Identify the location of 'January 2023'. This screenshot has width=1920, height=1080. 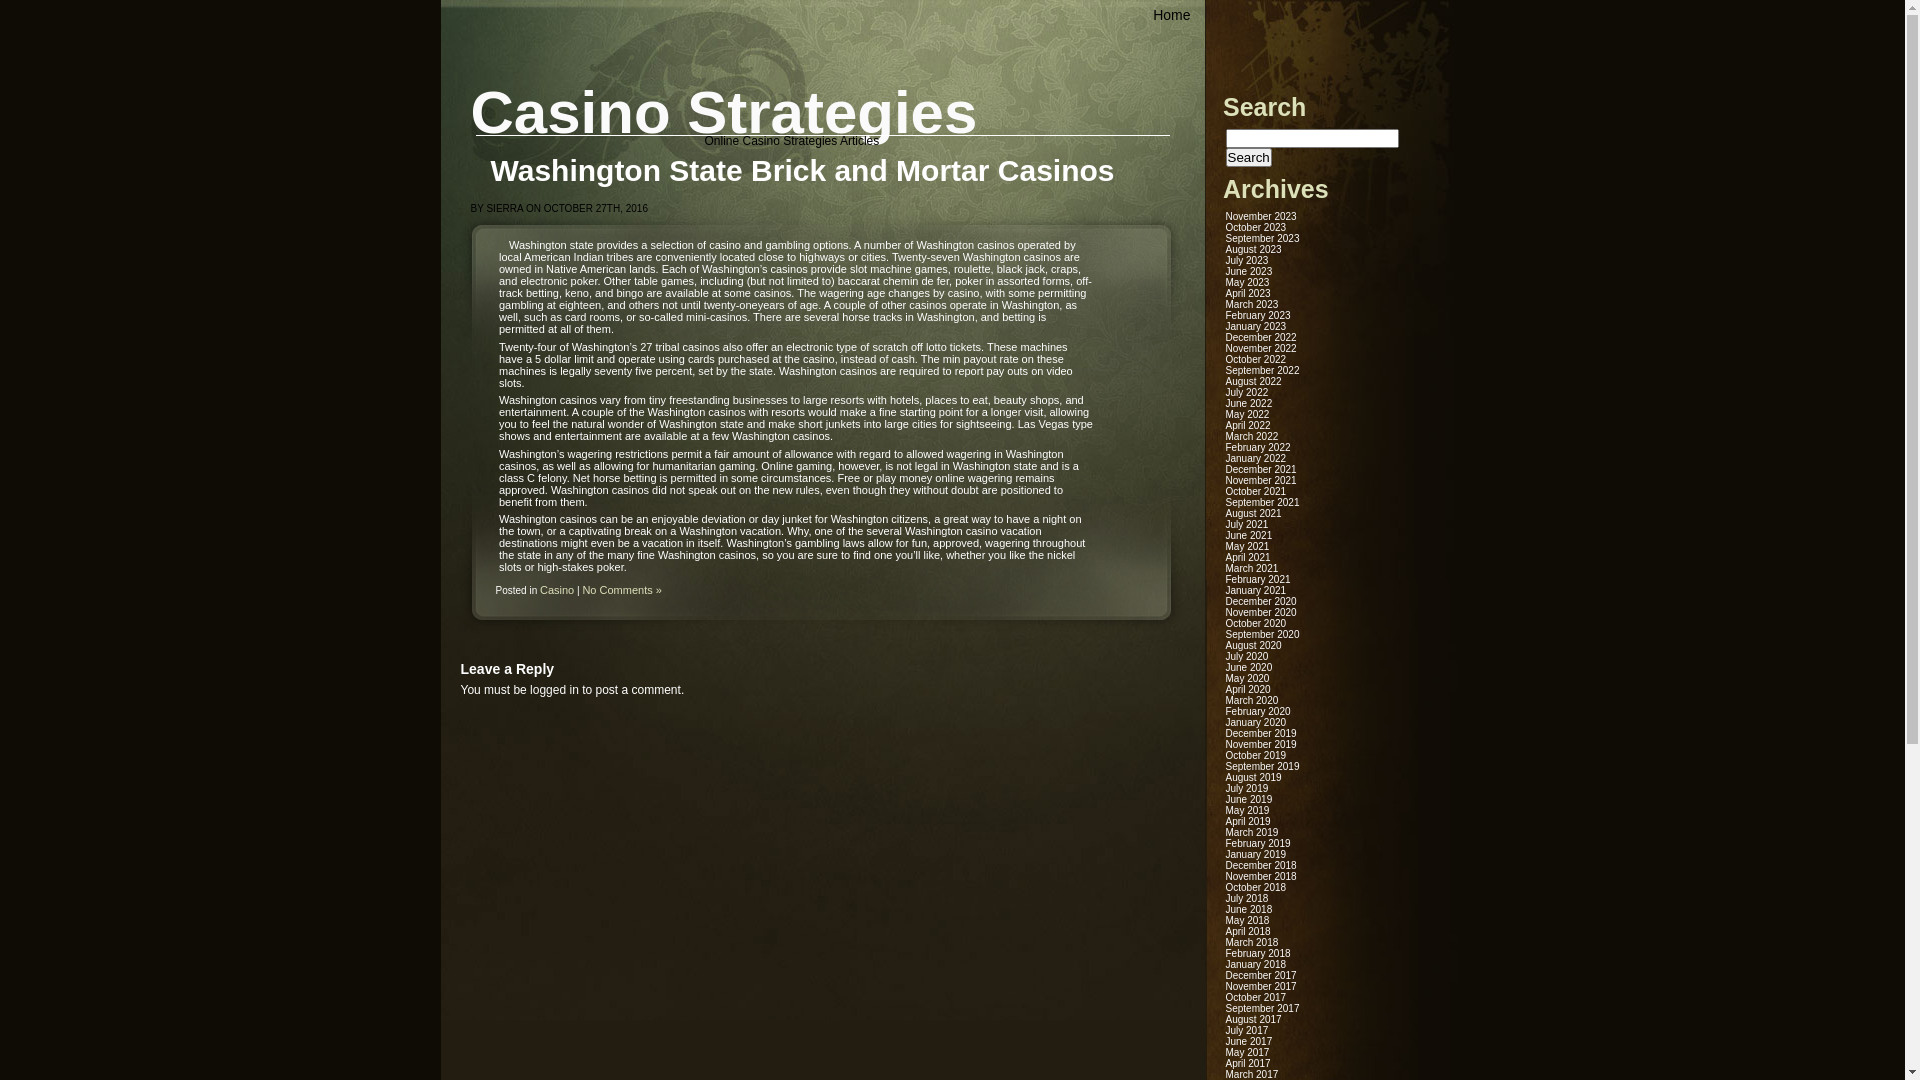
(1255, 325).